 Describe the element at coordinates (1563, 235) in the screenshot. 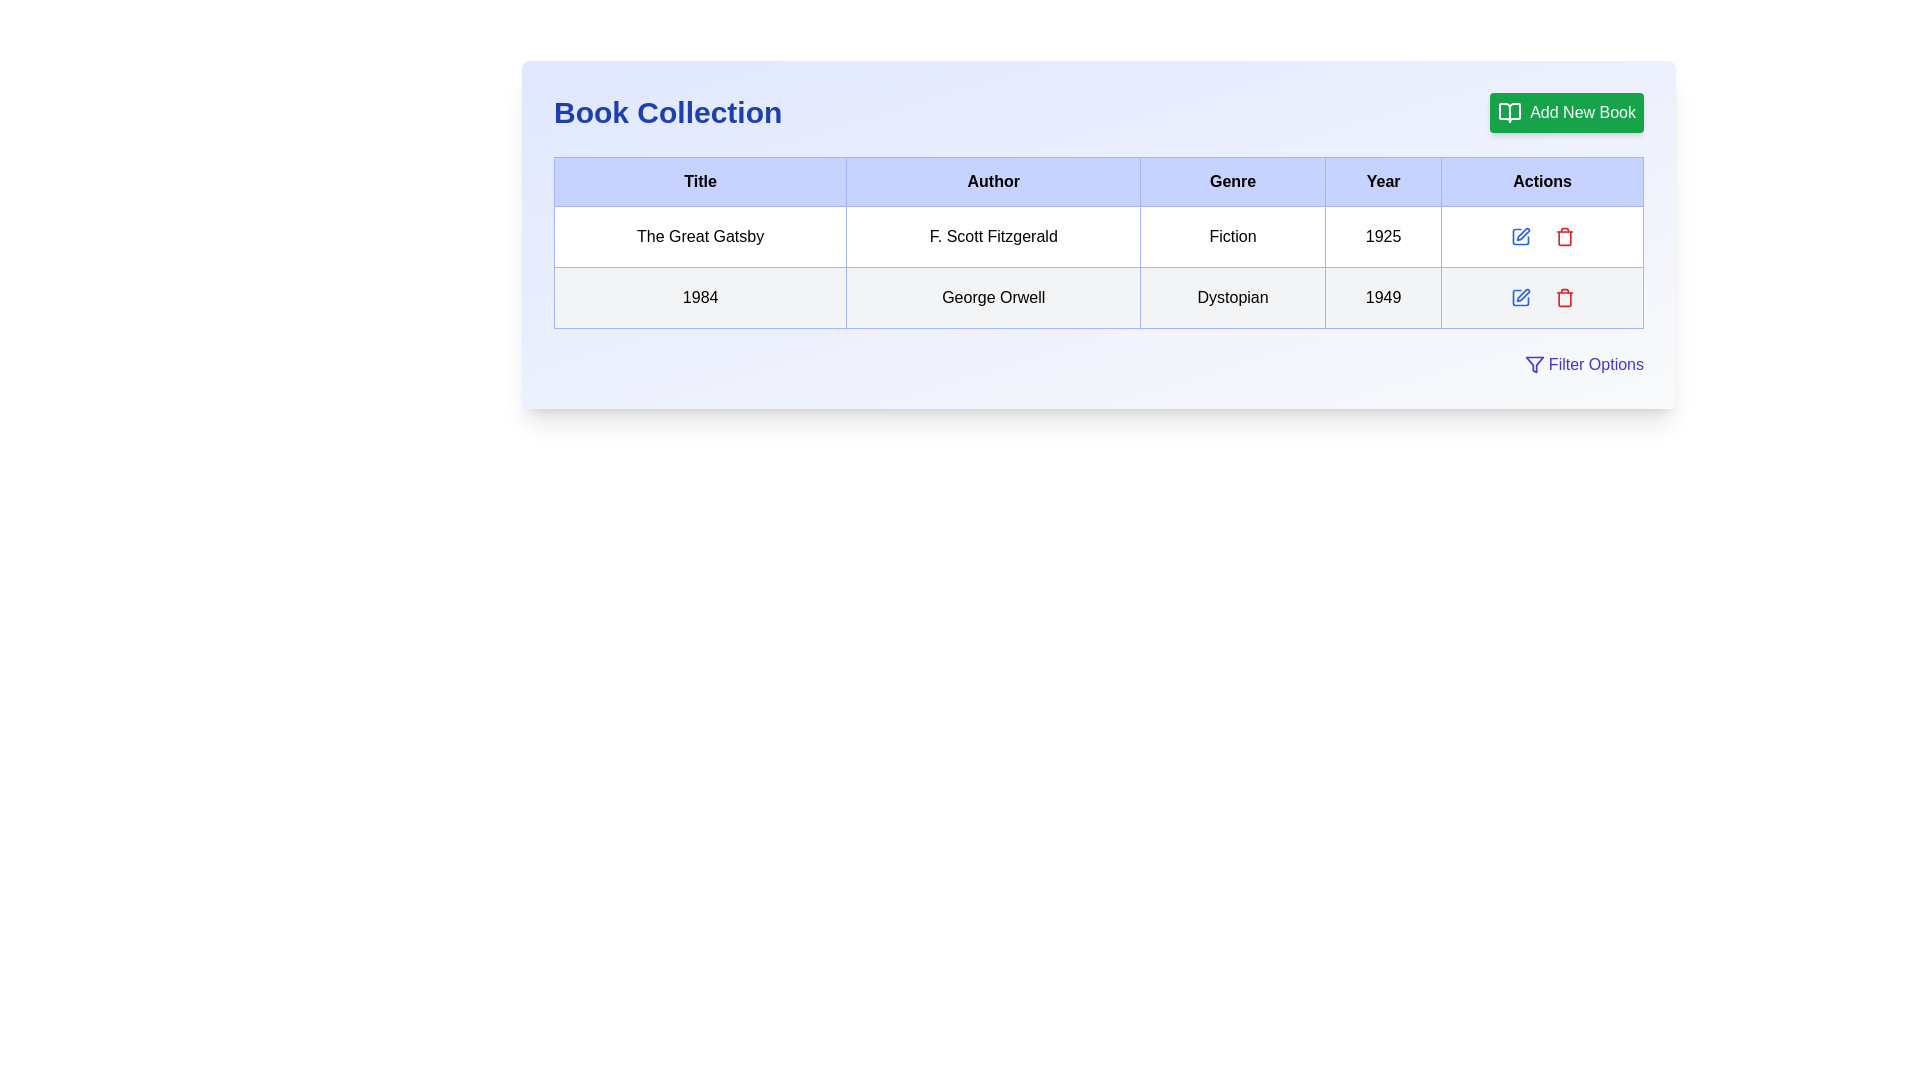

I see `the red trash icon in the 'Actions' column of the table for the book 'The Great Gatsby', which is the second button after the edit icon` at that location.